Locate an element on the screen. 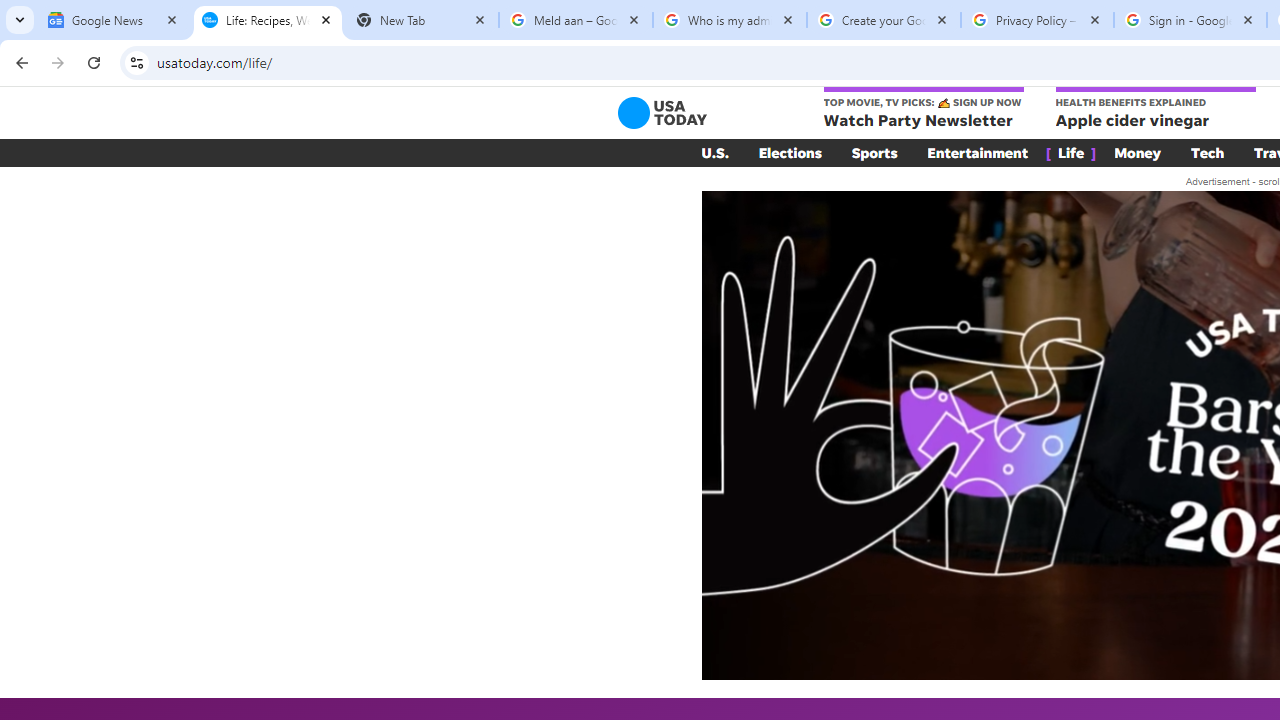 The image size is (1280, 720). 'U.S.' is located at coordinates (714, 152).